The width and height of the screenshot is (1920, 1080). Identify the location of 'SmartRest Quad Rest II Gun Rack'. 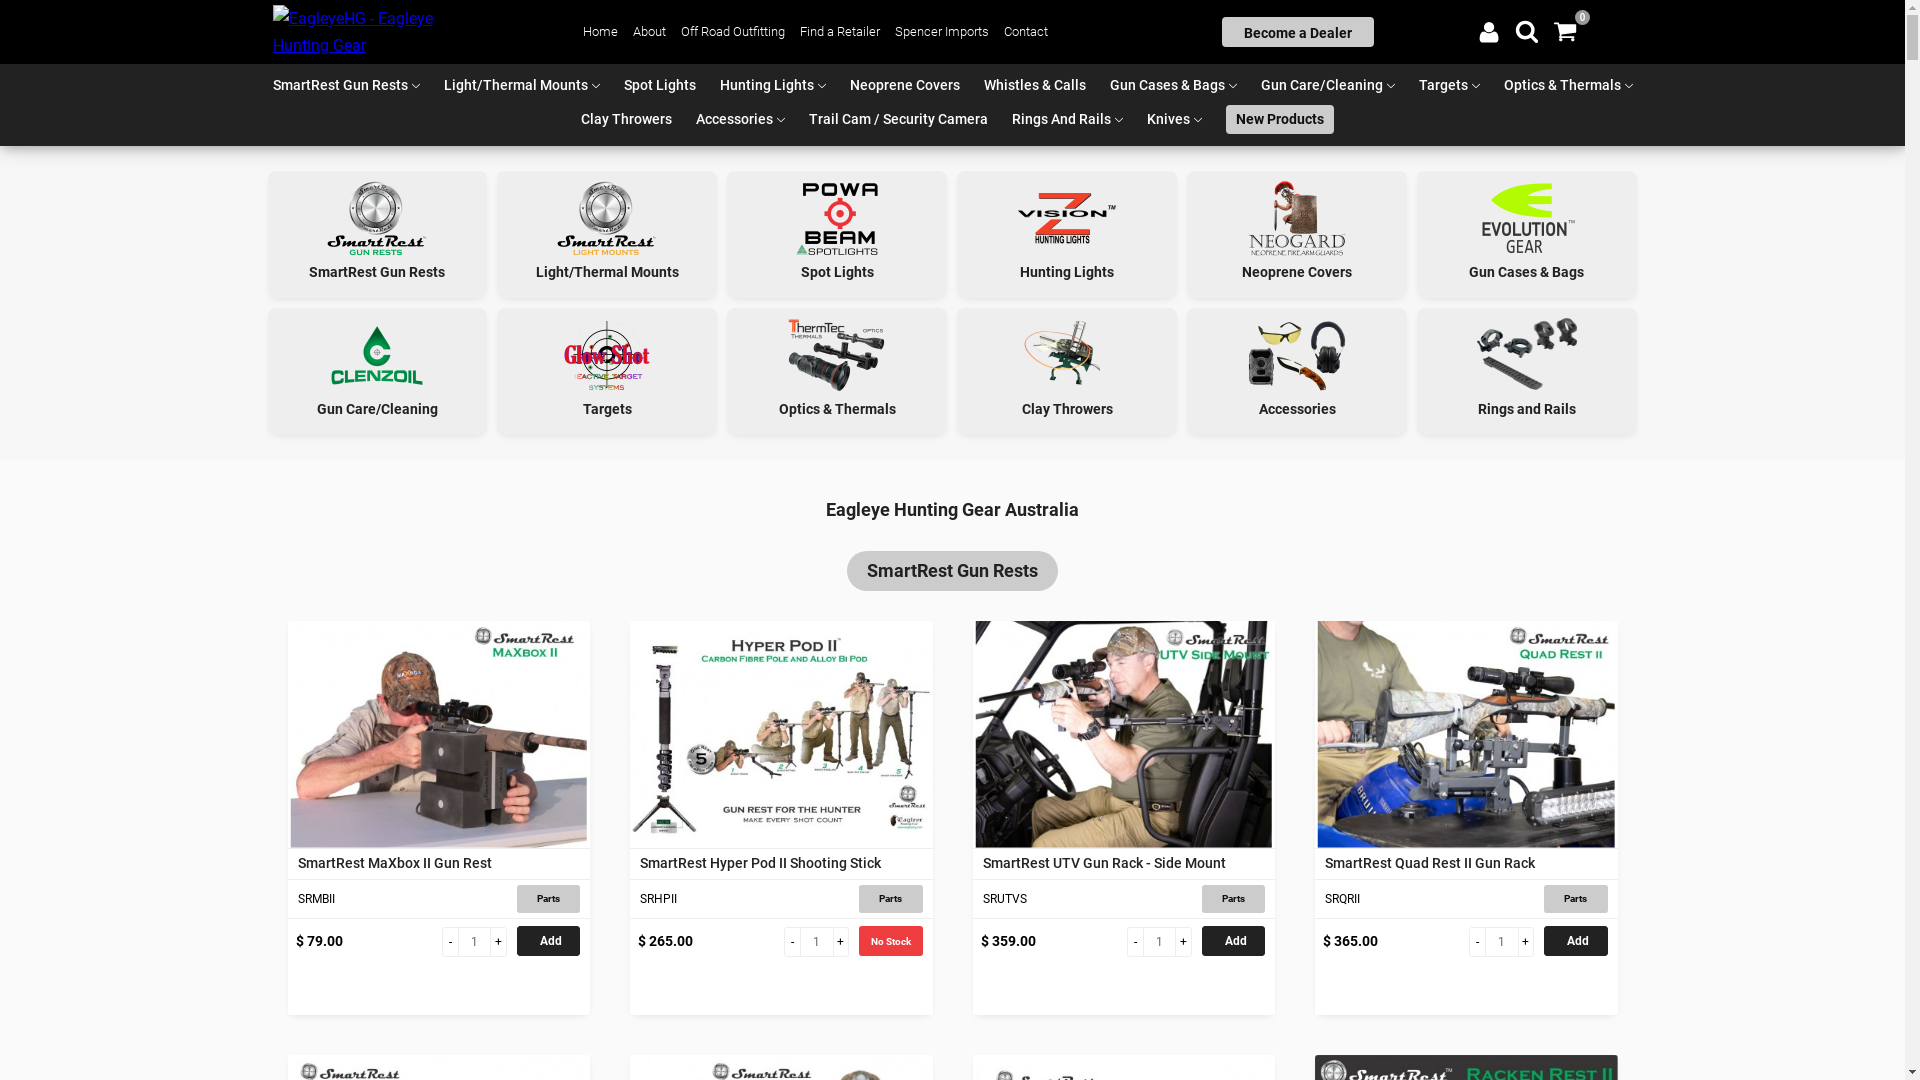
(1466, 734).